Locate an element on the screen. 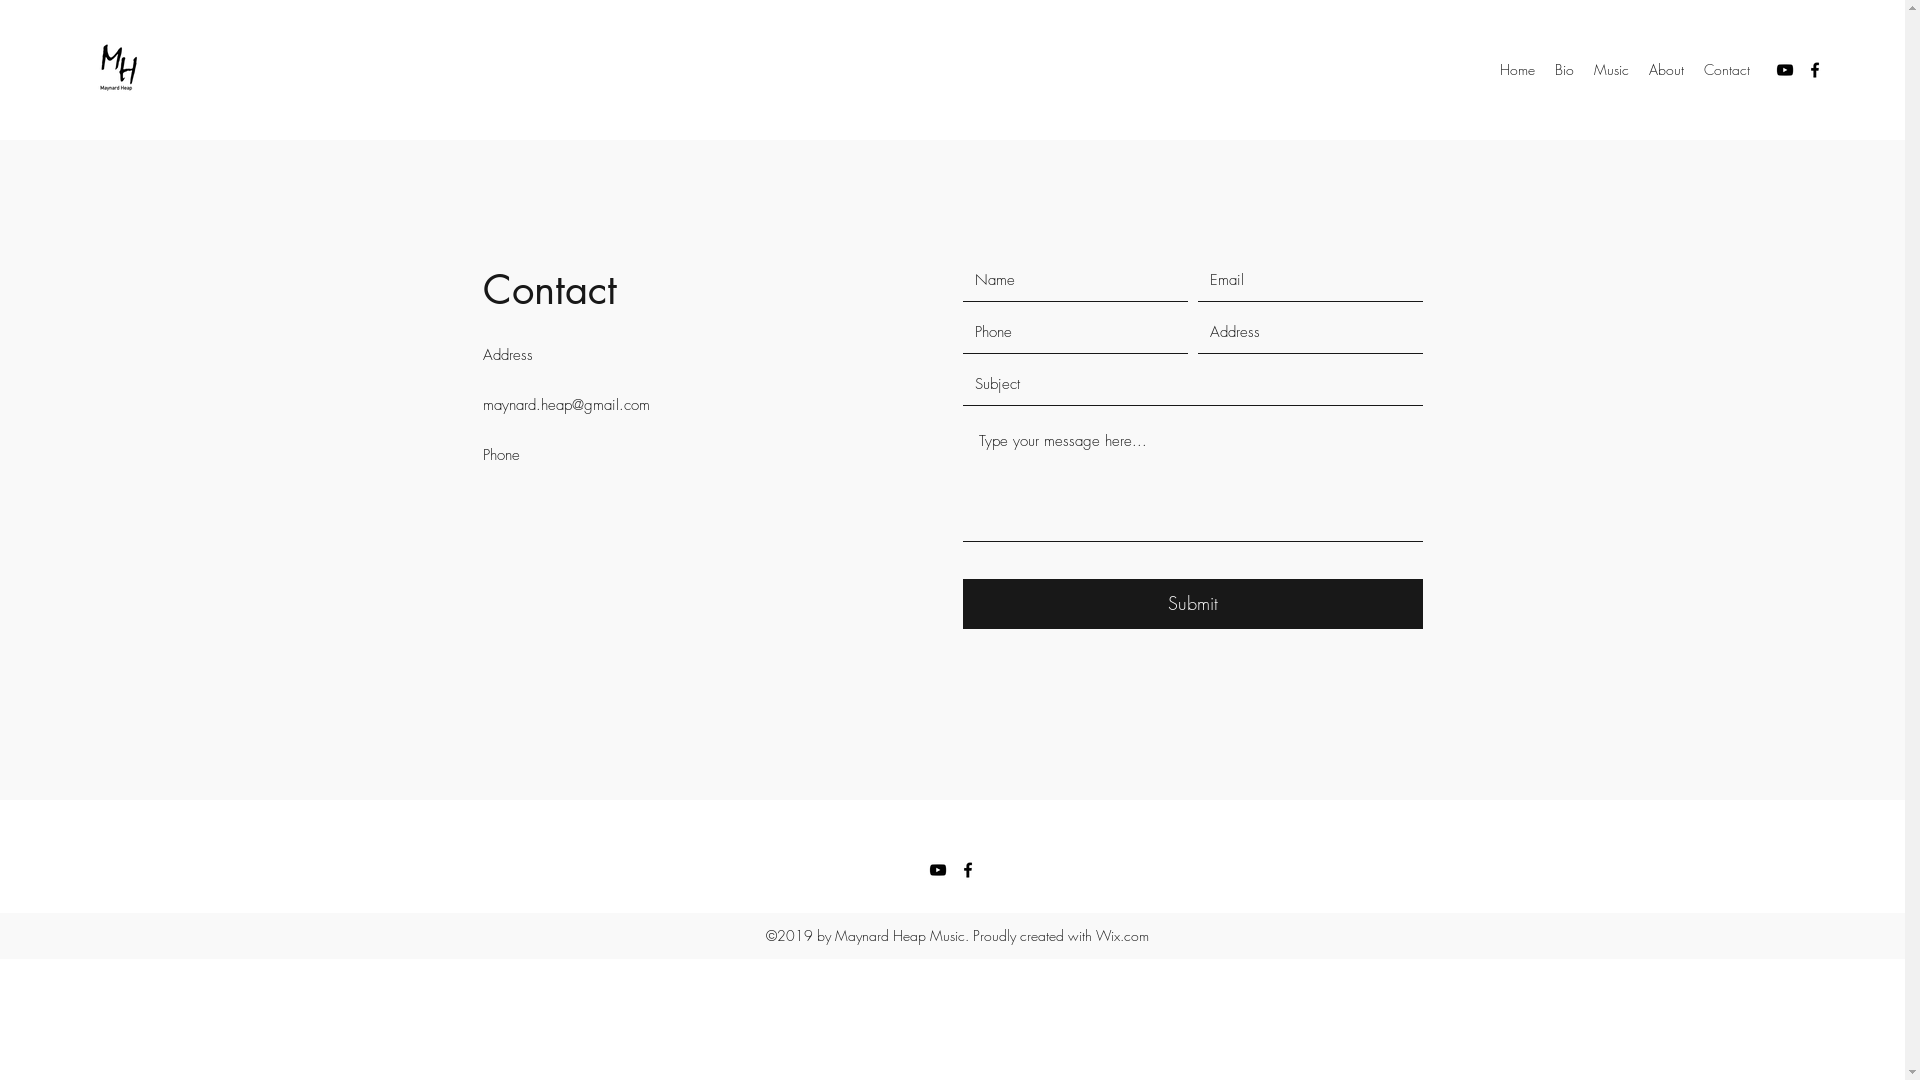 The width and height of the screenshot is (1920, 1080). 'Contact' is located at coordinates (1726, 68).